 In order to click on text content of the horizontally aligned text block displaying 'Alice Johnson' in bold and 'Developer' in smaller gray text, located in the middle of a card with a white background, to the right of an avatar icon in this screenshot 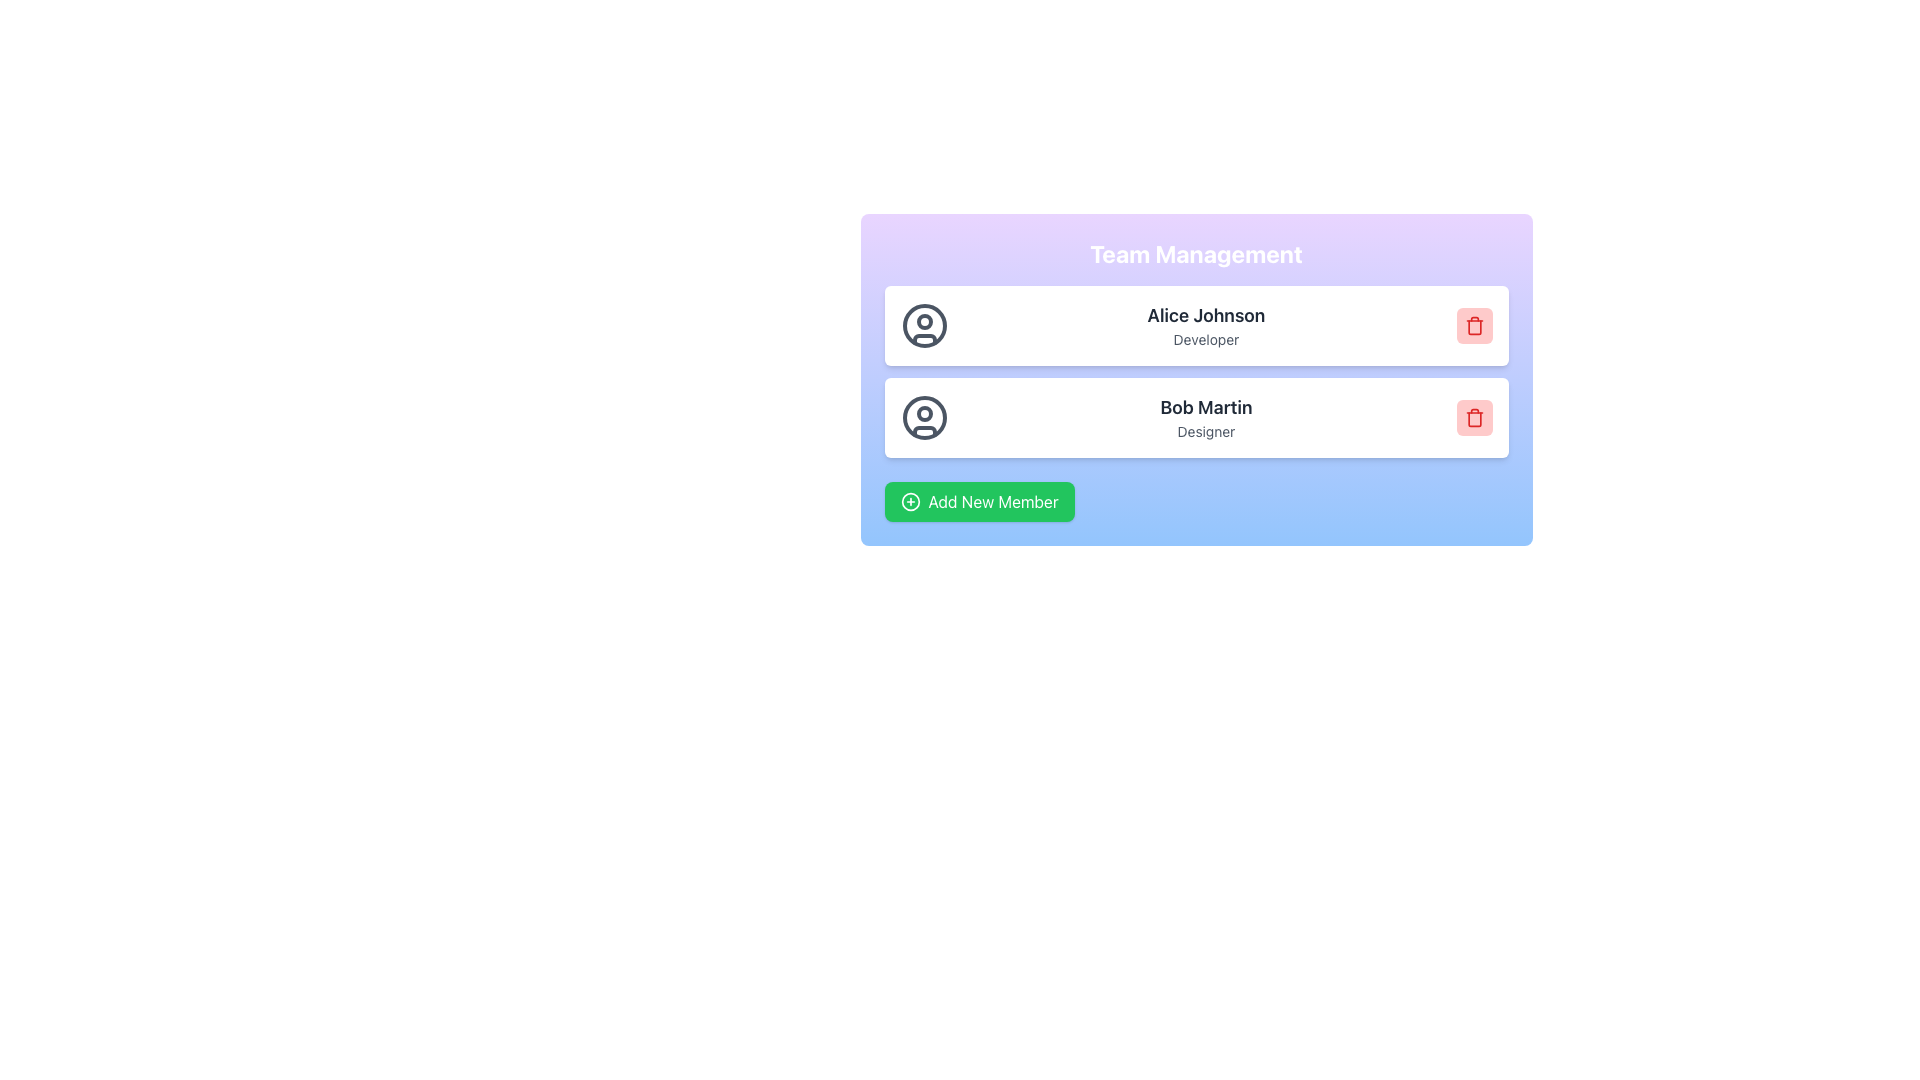, I will do `click(1205, 325)`.